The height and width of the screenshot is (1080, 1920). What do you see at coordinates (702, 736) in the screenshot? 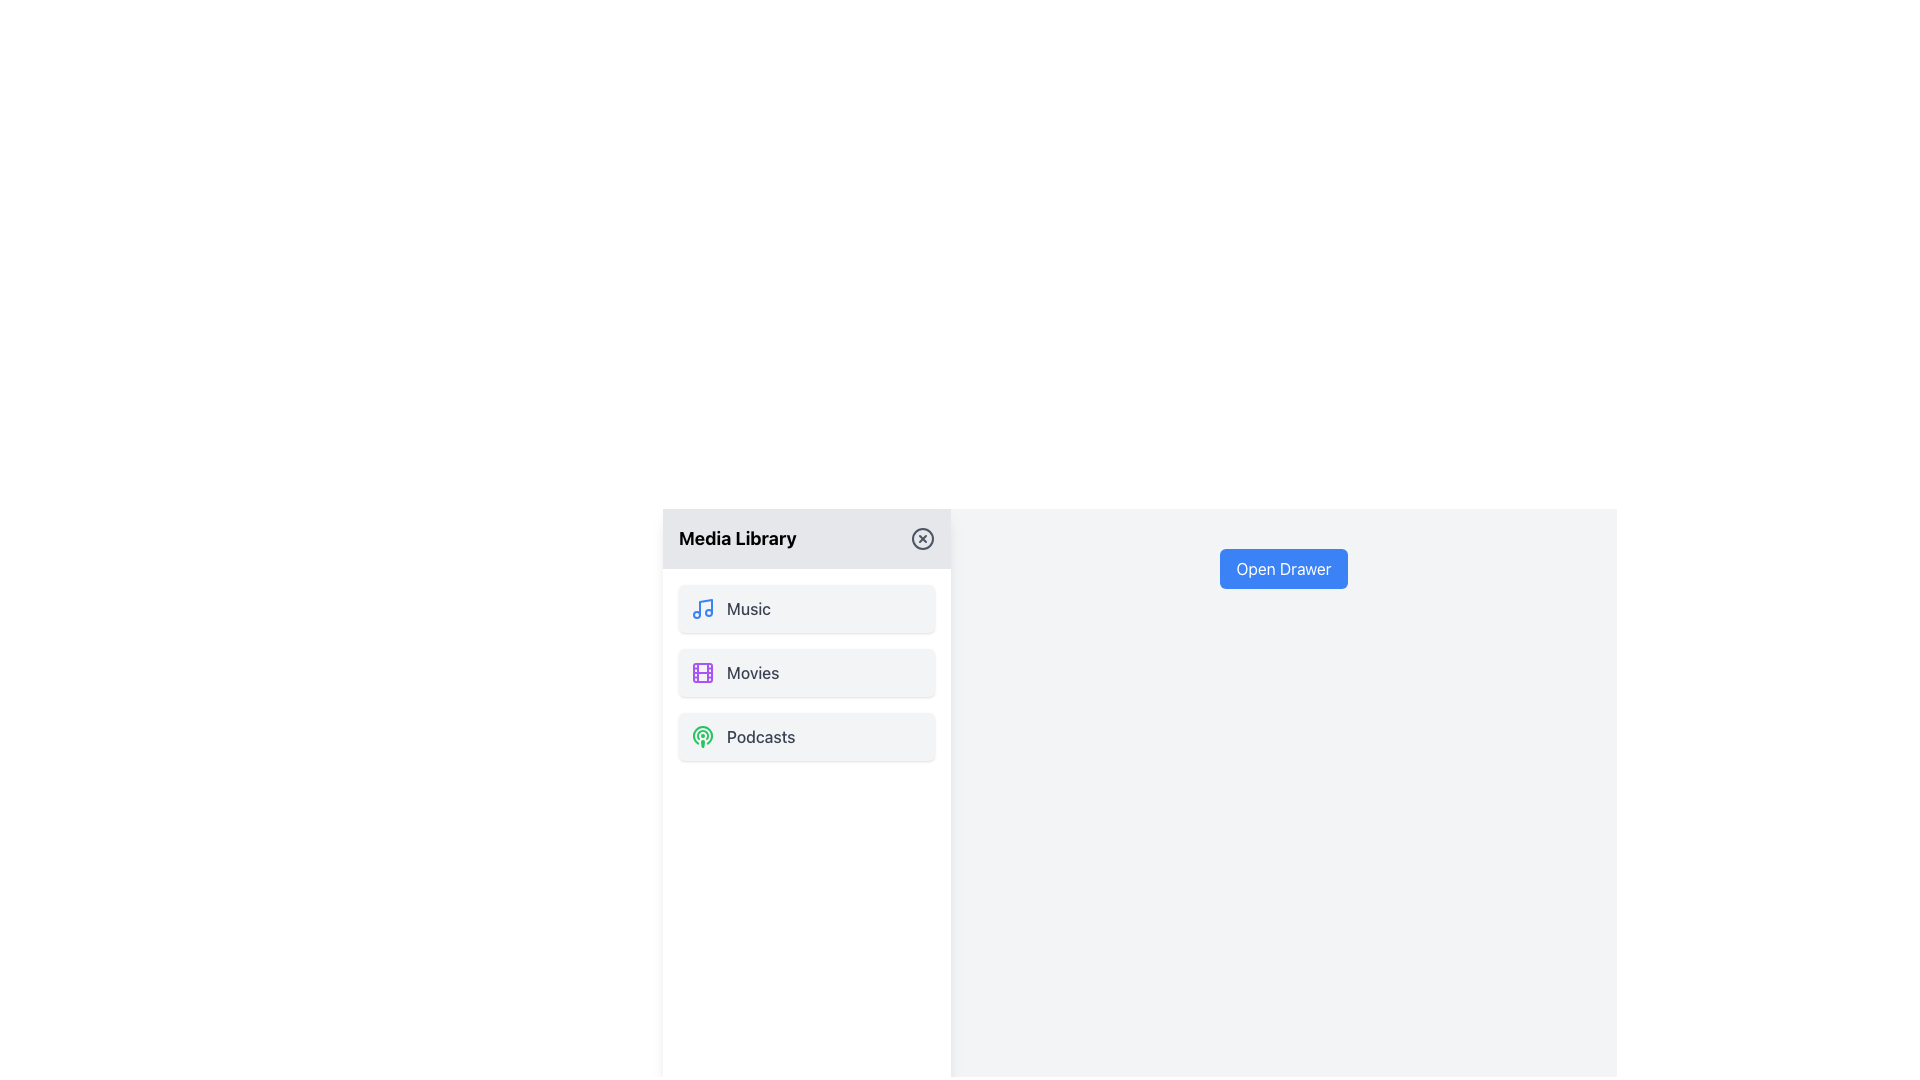
I see `the green podcast icon, which is the leftmost component of the 'Podcasts' button in the vertical list under 'Media Library' in the side panel` at bounding box center [702, 736].